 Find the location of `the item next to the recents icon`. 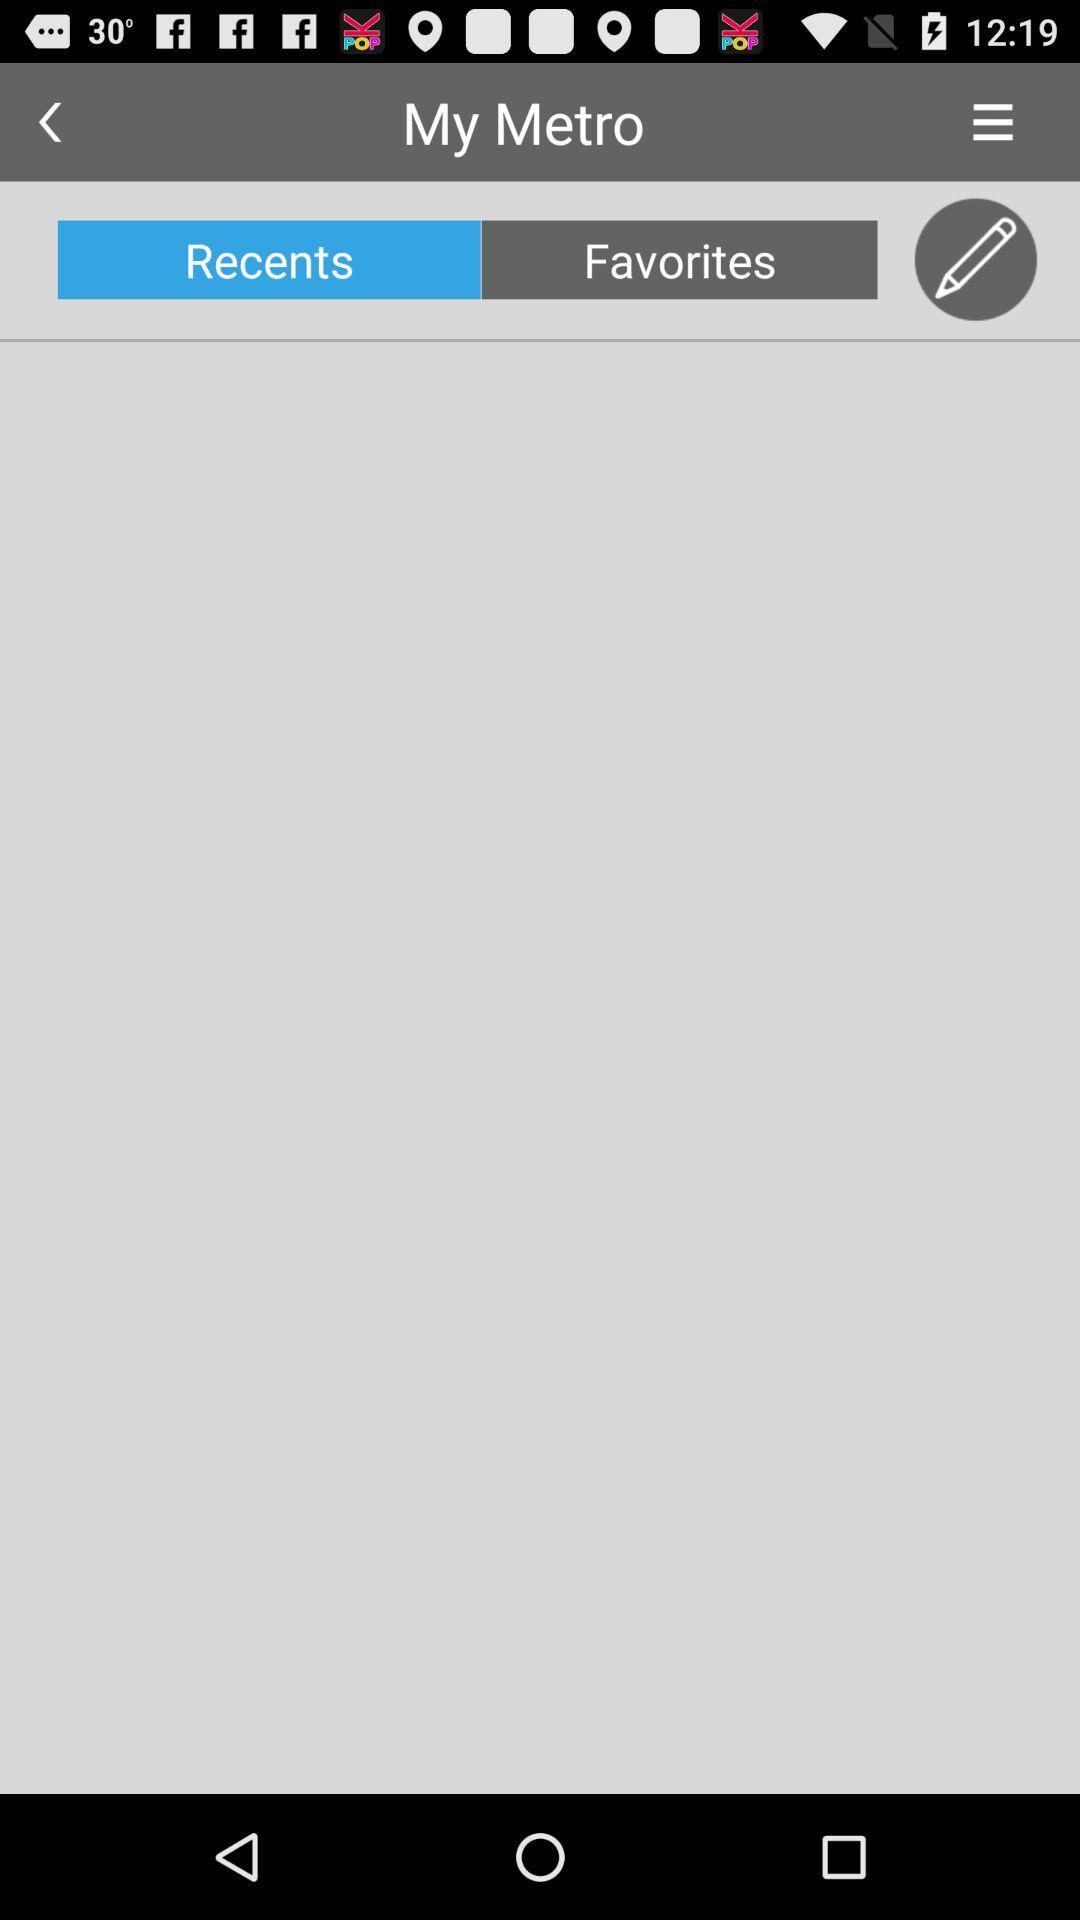

the item next to the recents icon is located at coordinates (678, 258).